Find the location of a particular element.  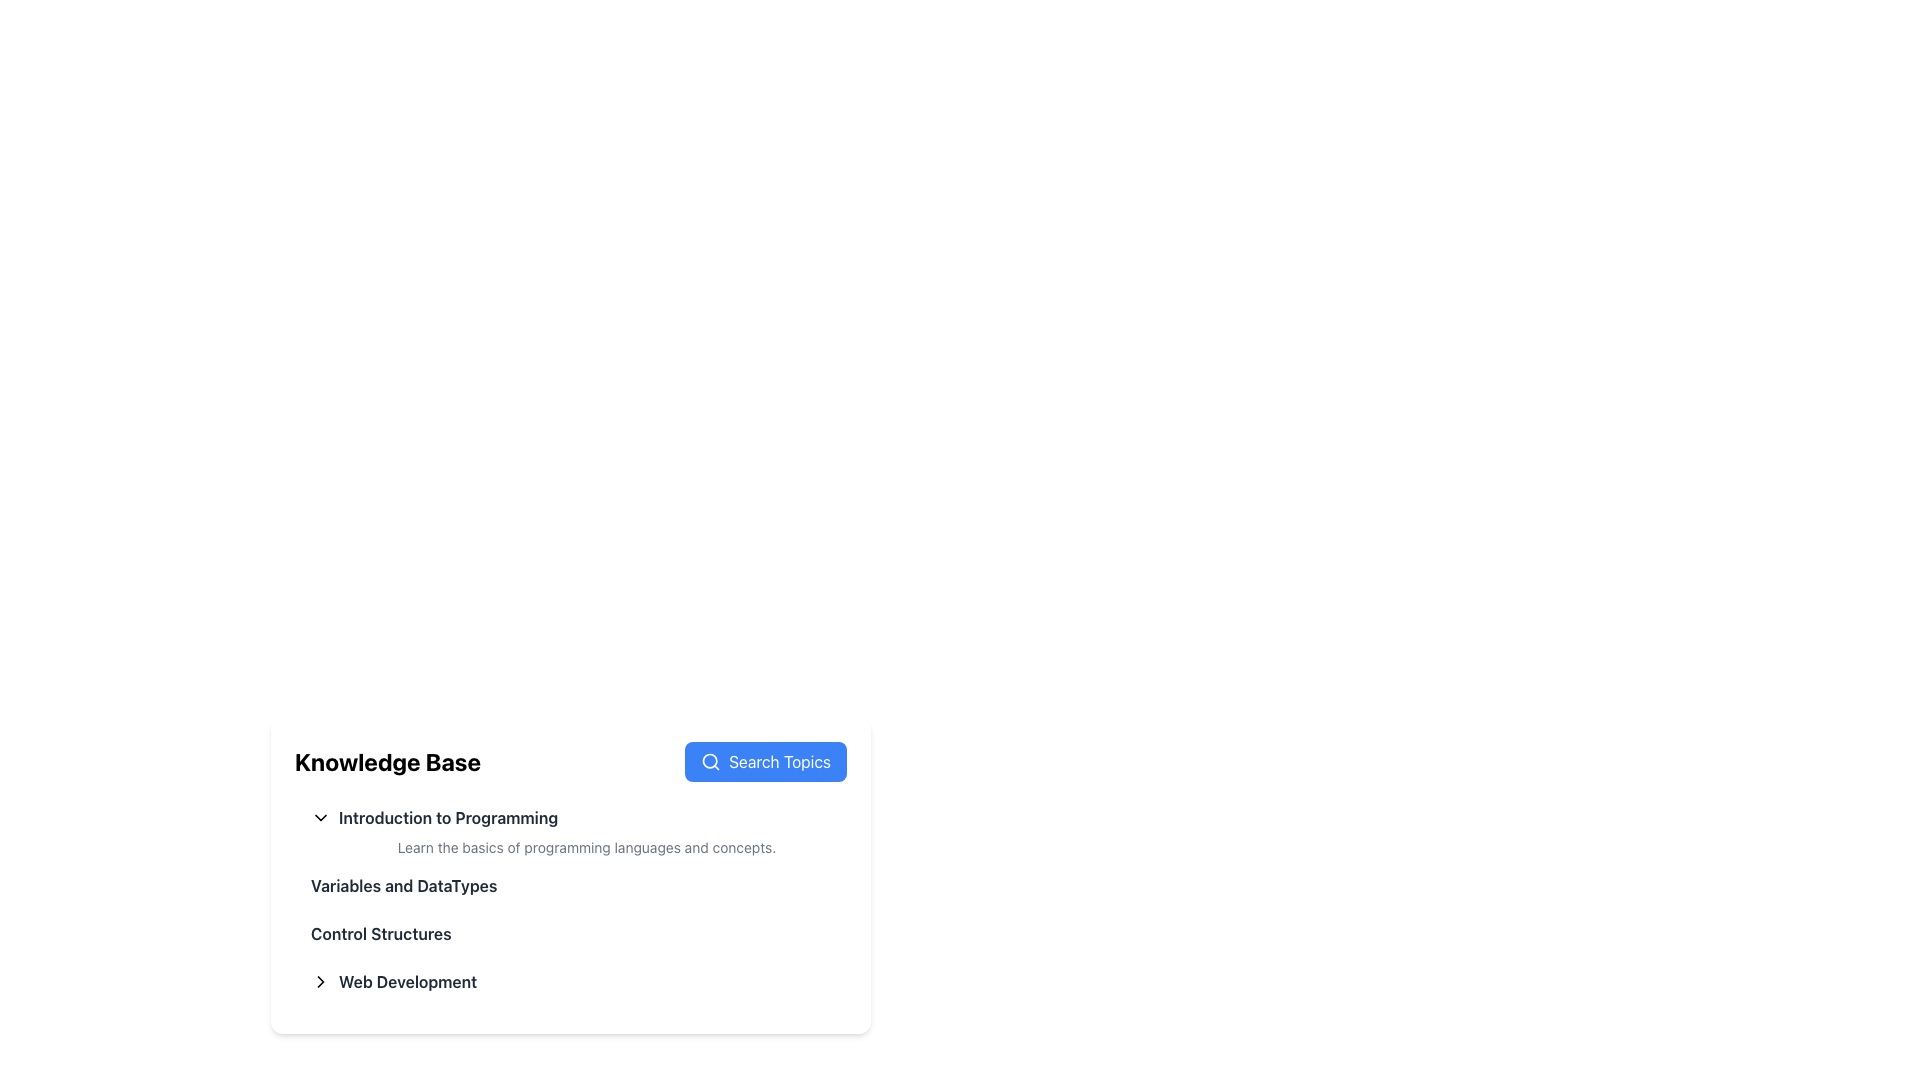

the 'Introduction to Programming' section in the 'Knowledge Base' is located at coordinates (570, 898).